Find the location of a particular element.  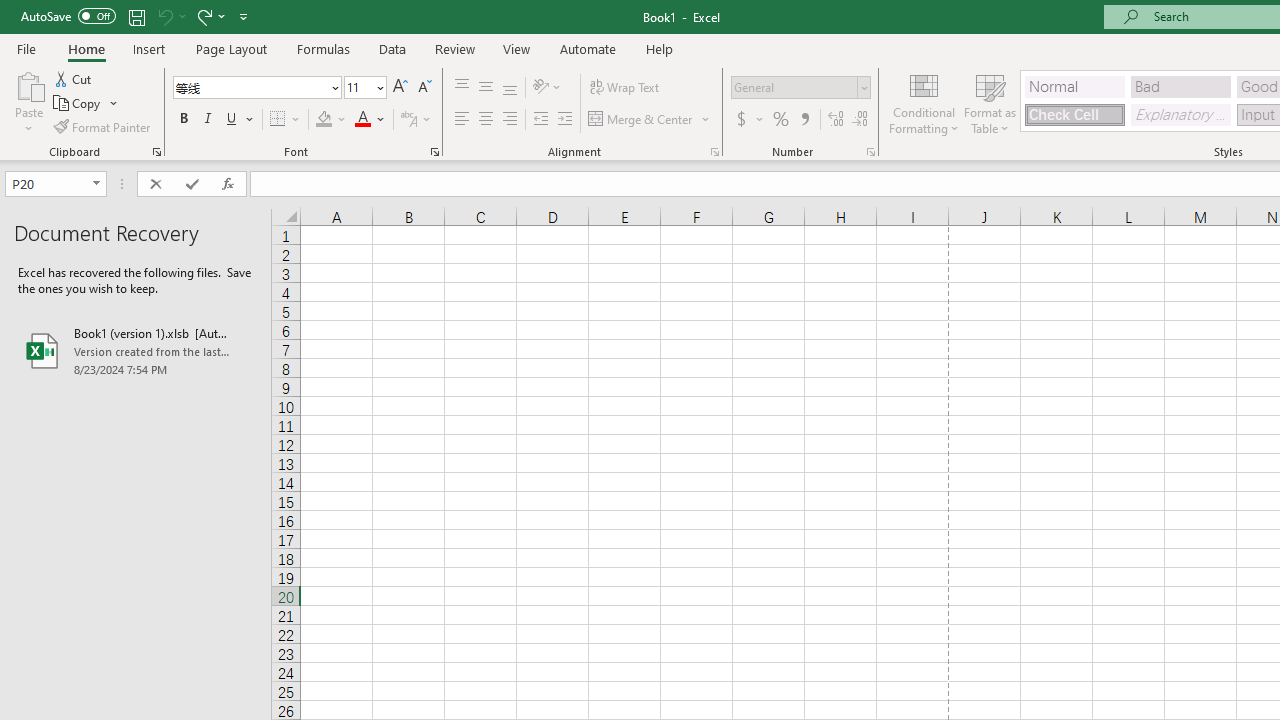

'Decrease Decimal' is located at coordinates (859, 119).